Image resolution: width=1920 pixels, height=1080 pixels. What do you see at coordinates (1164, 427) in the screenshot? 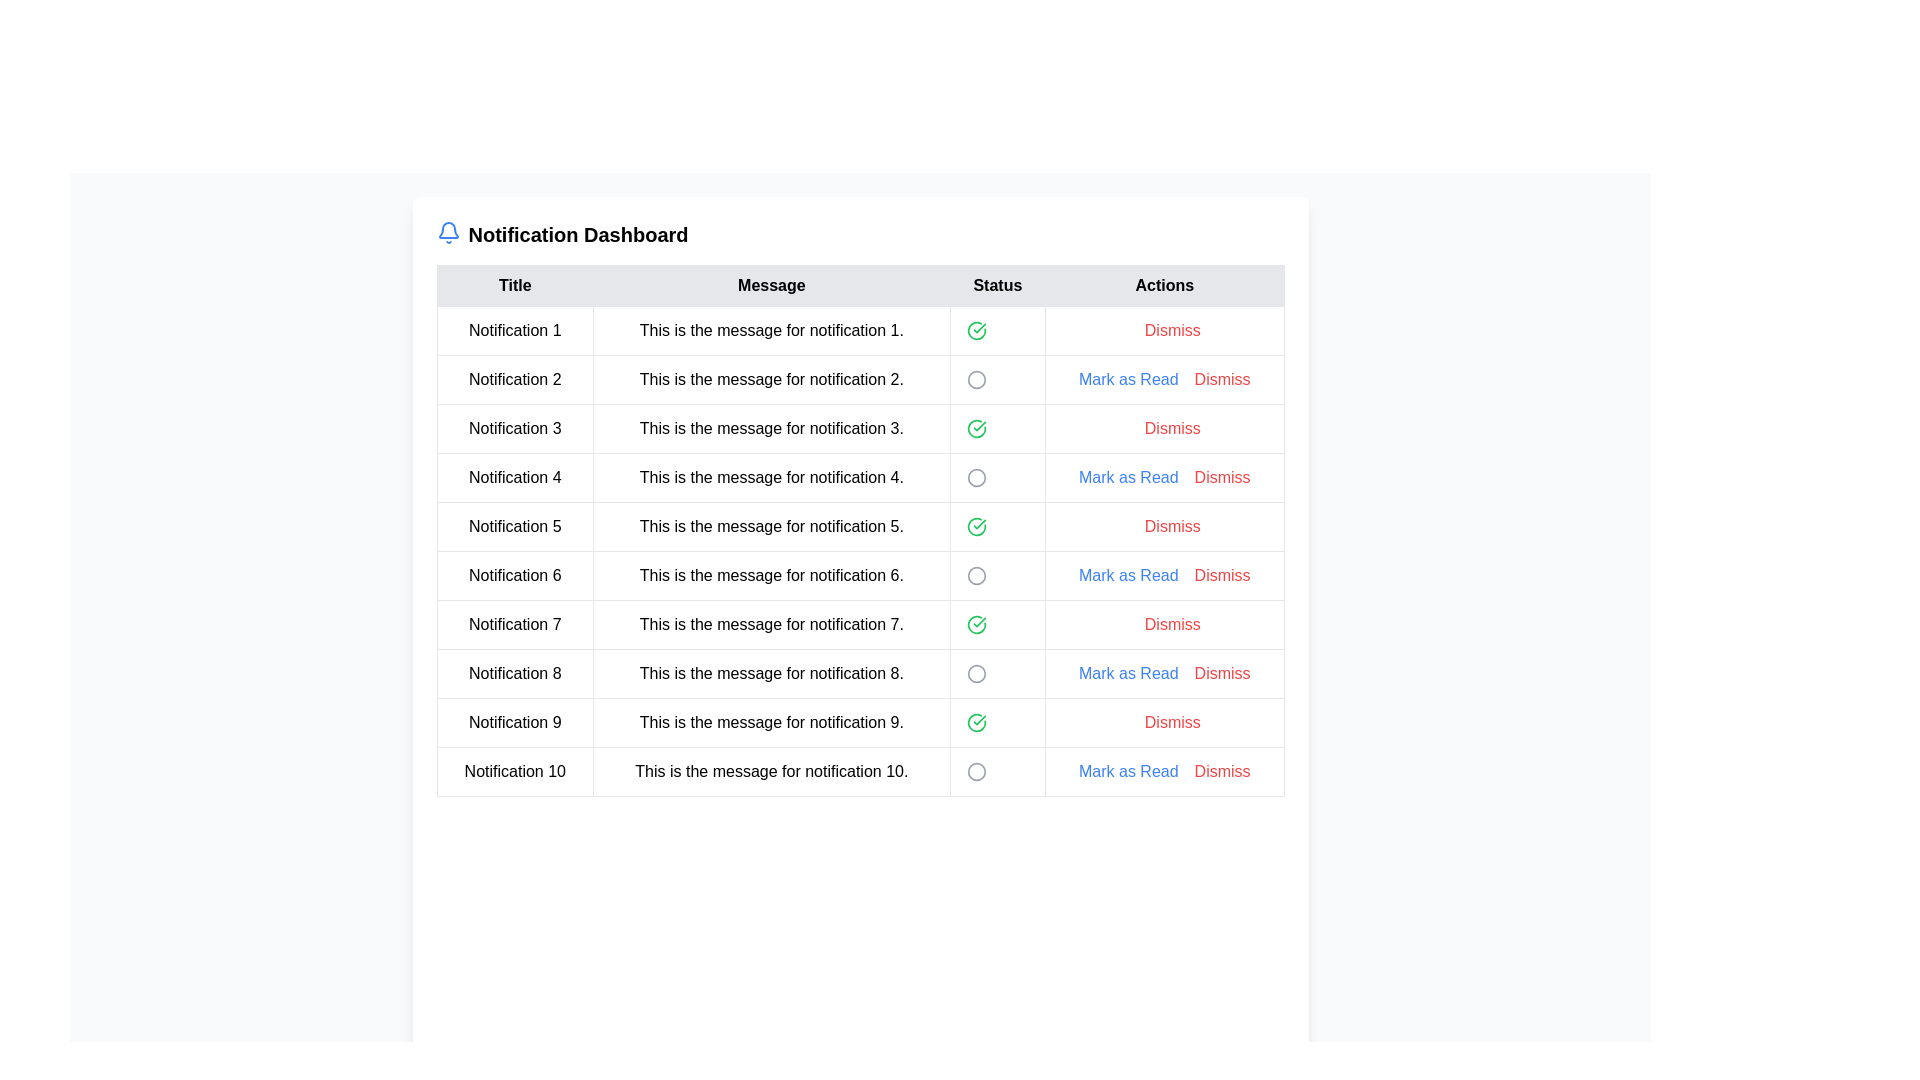
I see `the Link styled as a button in the 'Actions' column for 'Notification 3'` at bounding box center [1164, 427].